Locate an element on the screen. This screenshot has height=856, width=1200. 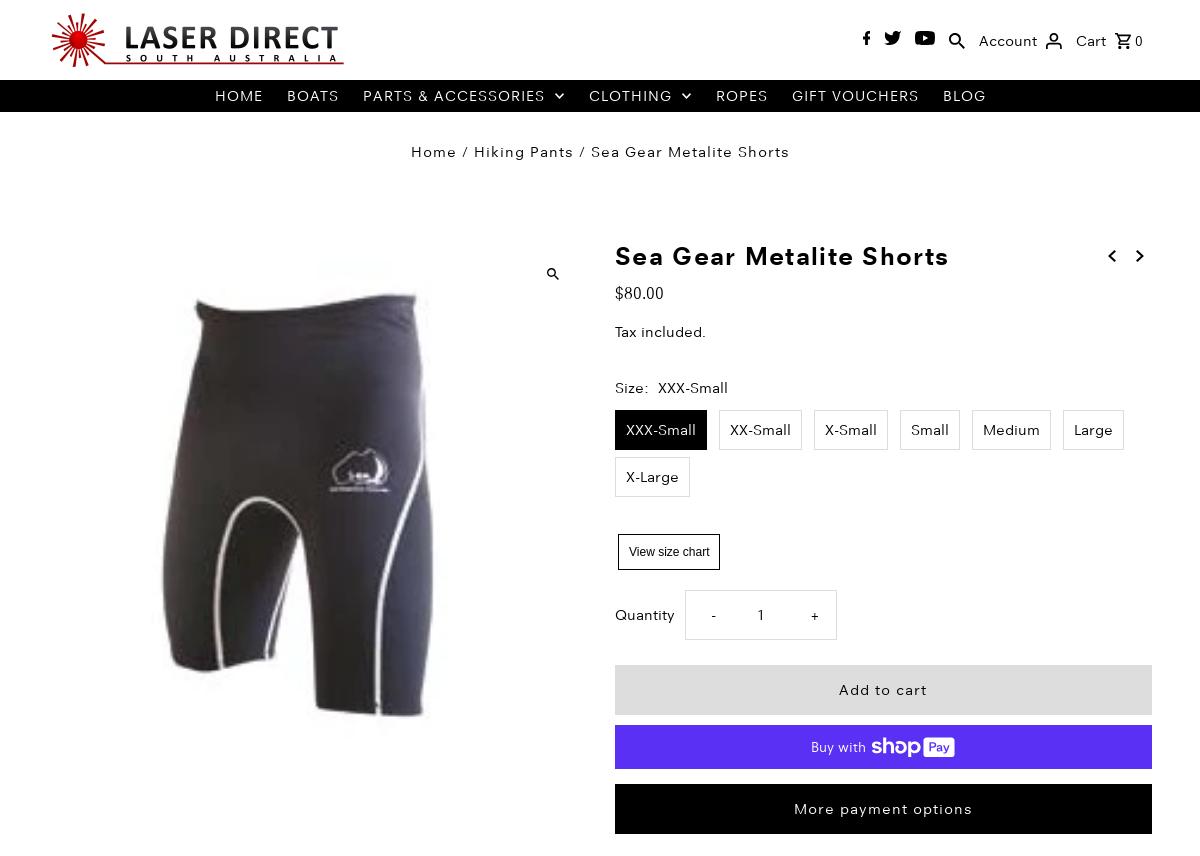
'Clothing' is located at coordinates (629, 95).